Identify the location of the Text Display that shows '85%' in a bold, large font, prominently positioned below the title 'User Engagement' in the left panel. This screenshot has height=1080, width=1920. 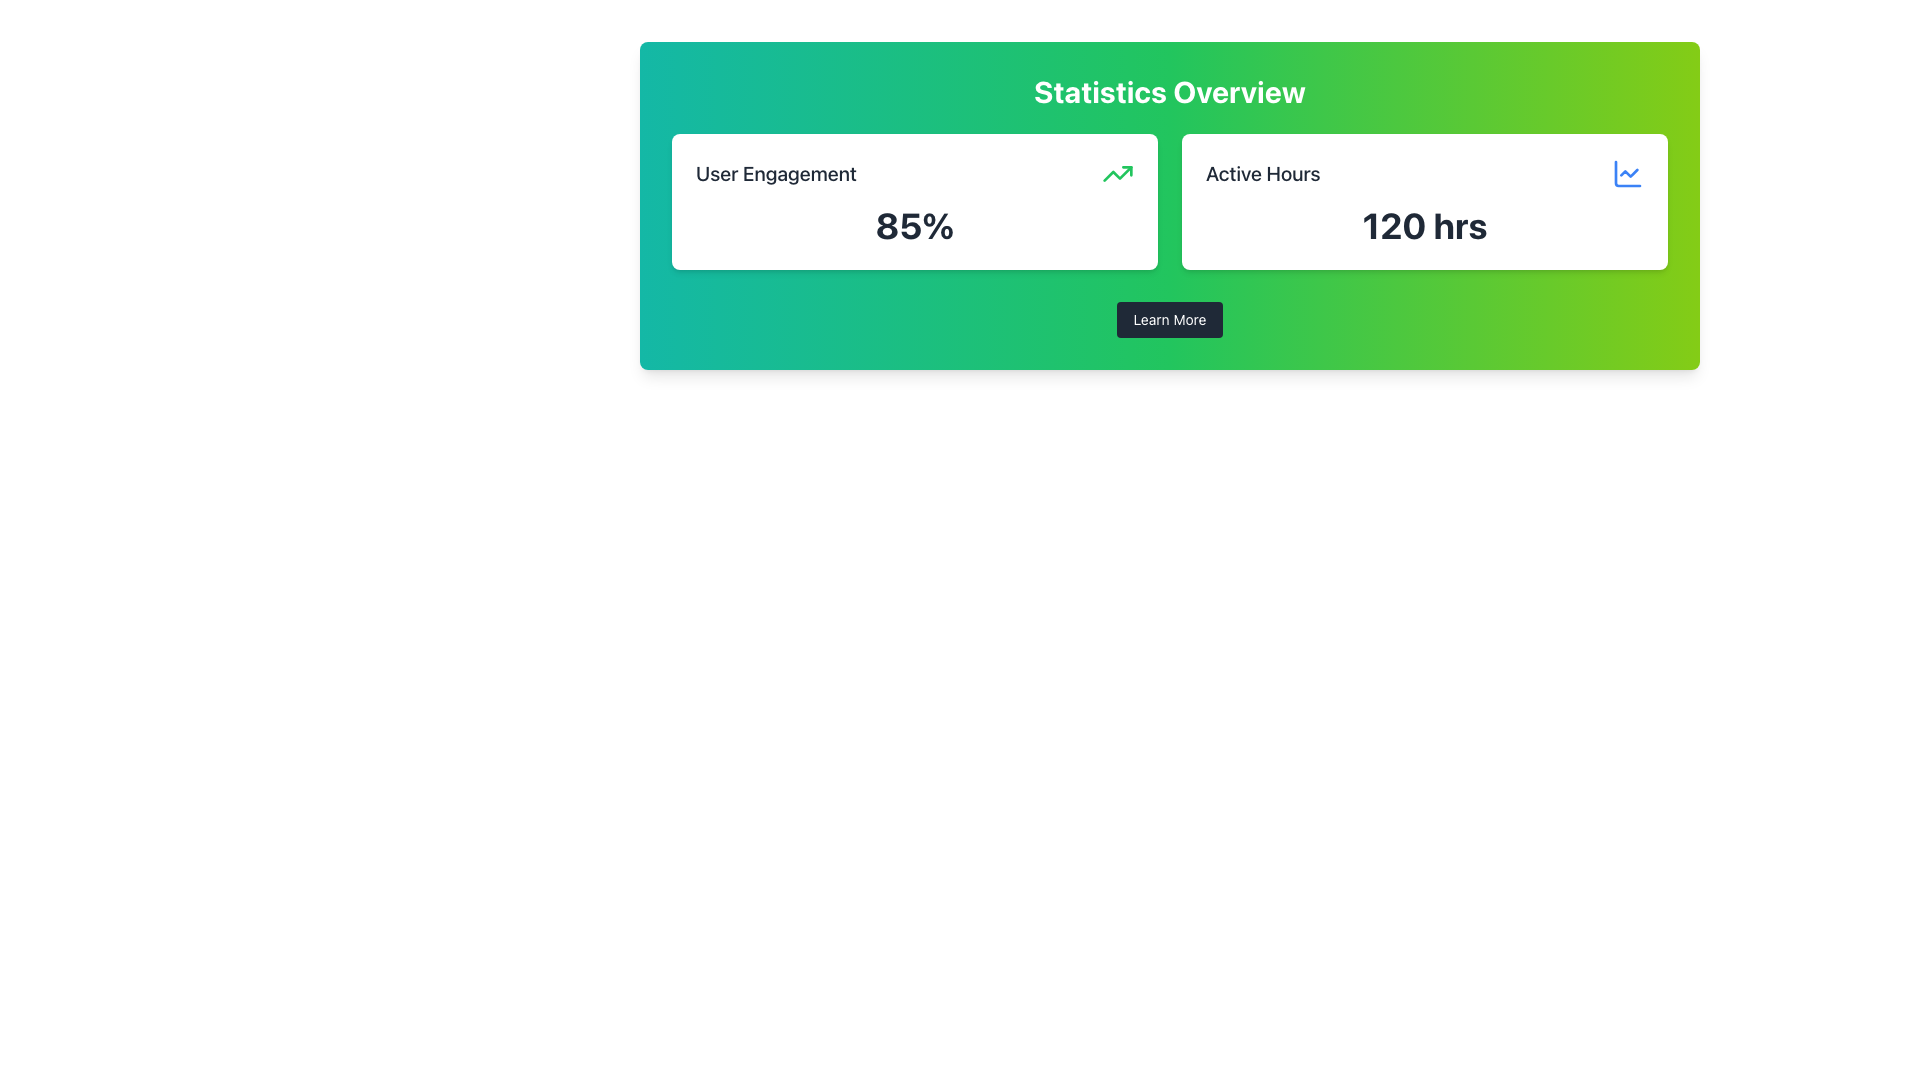
(914, 225).